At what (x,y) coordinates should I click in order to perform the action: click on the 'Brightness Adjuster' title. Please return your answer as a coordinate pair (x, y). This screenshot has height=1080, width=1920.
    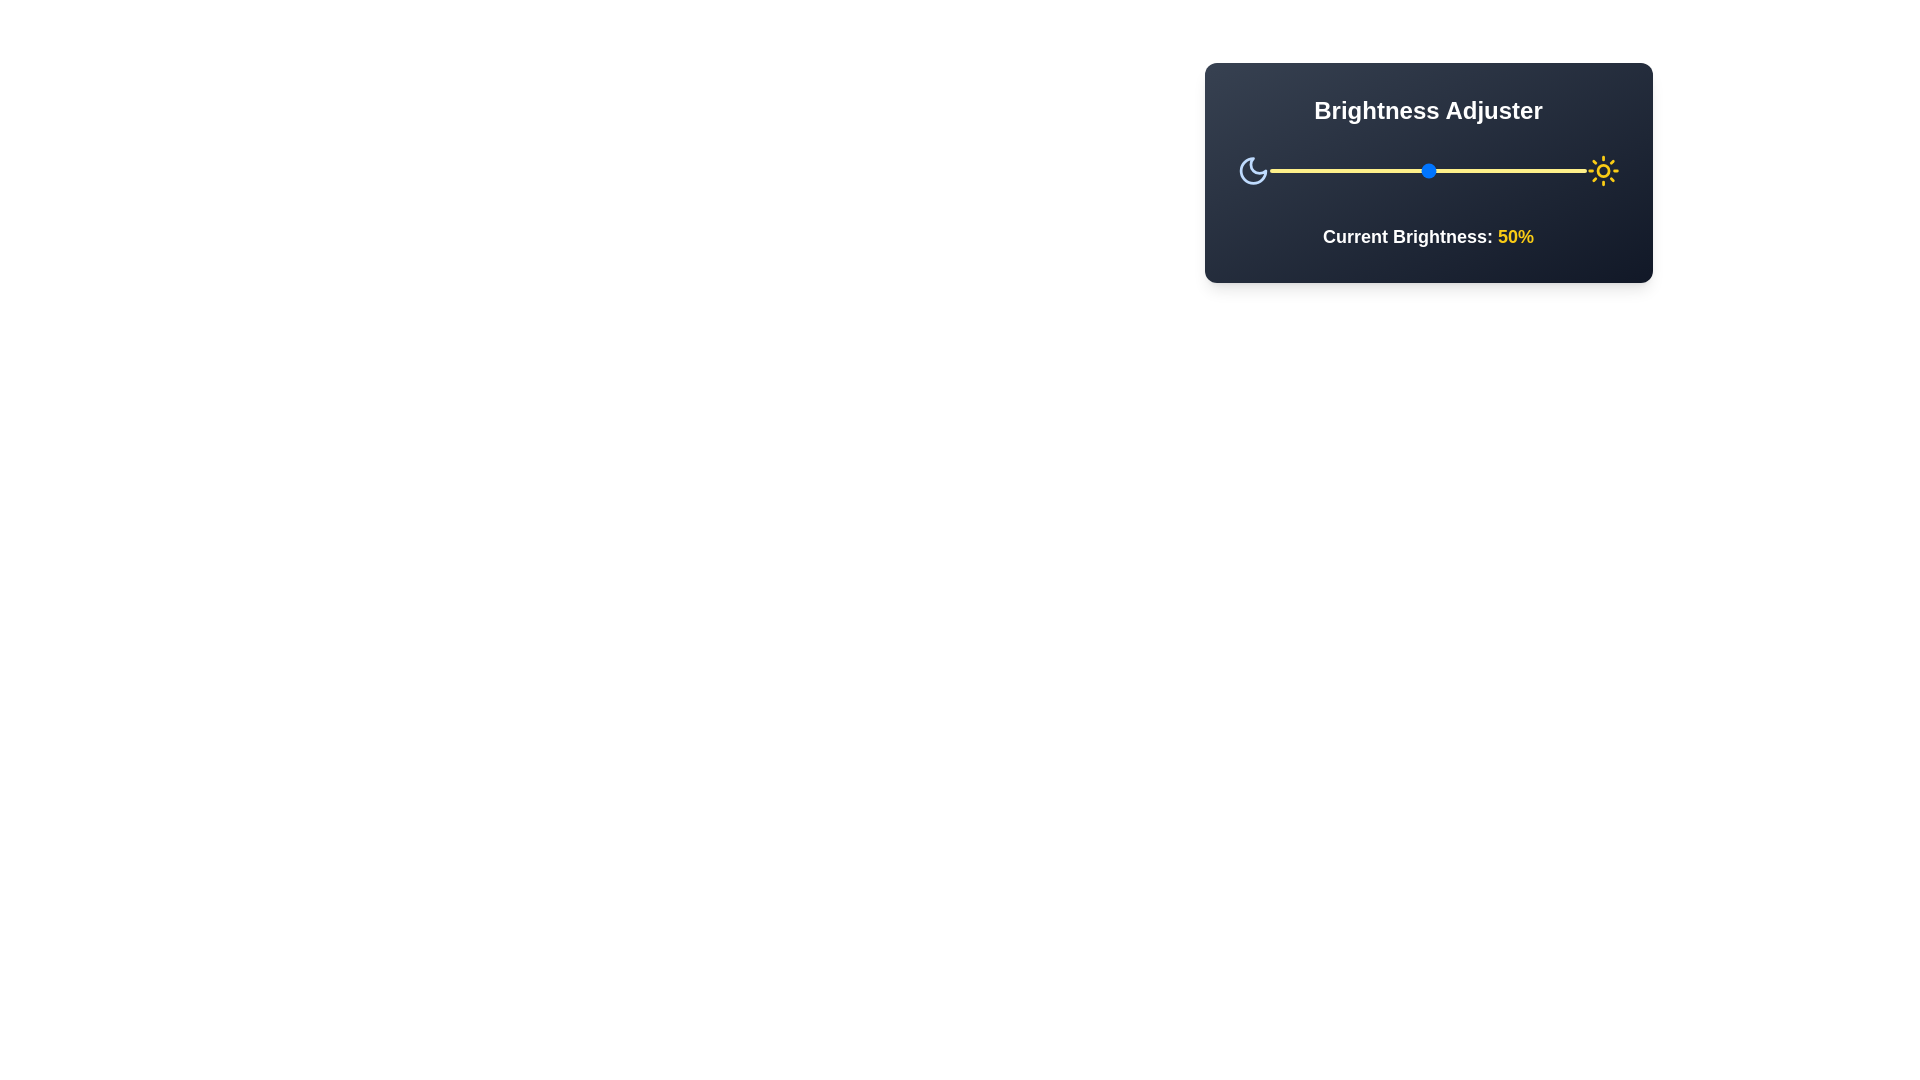
    Looking at the image, I should click on (1427, 111).